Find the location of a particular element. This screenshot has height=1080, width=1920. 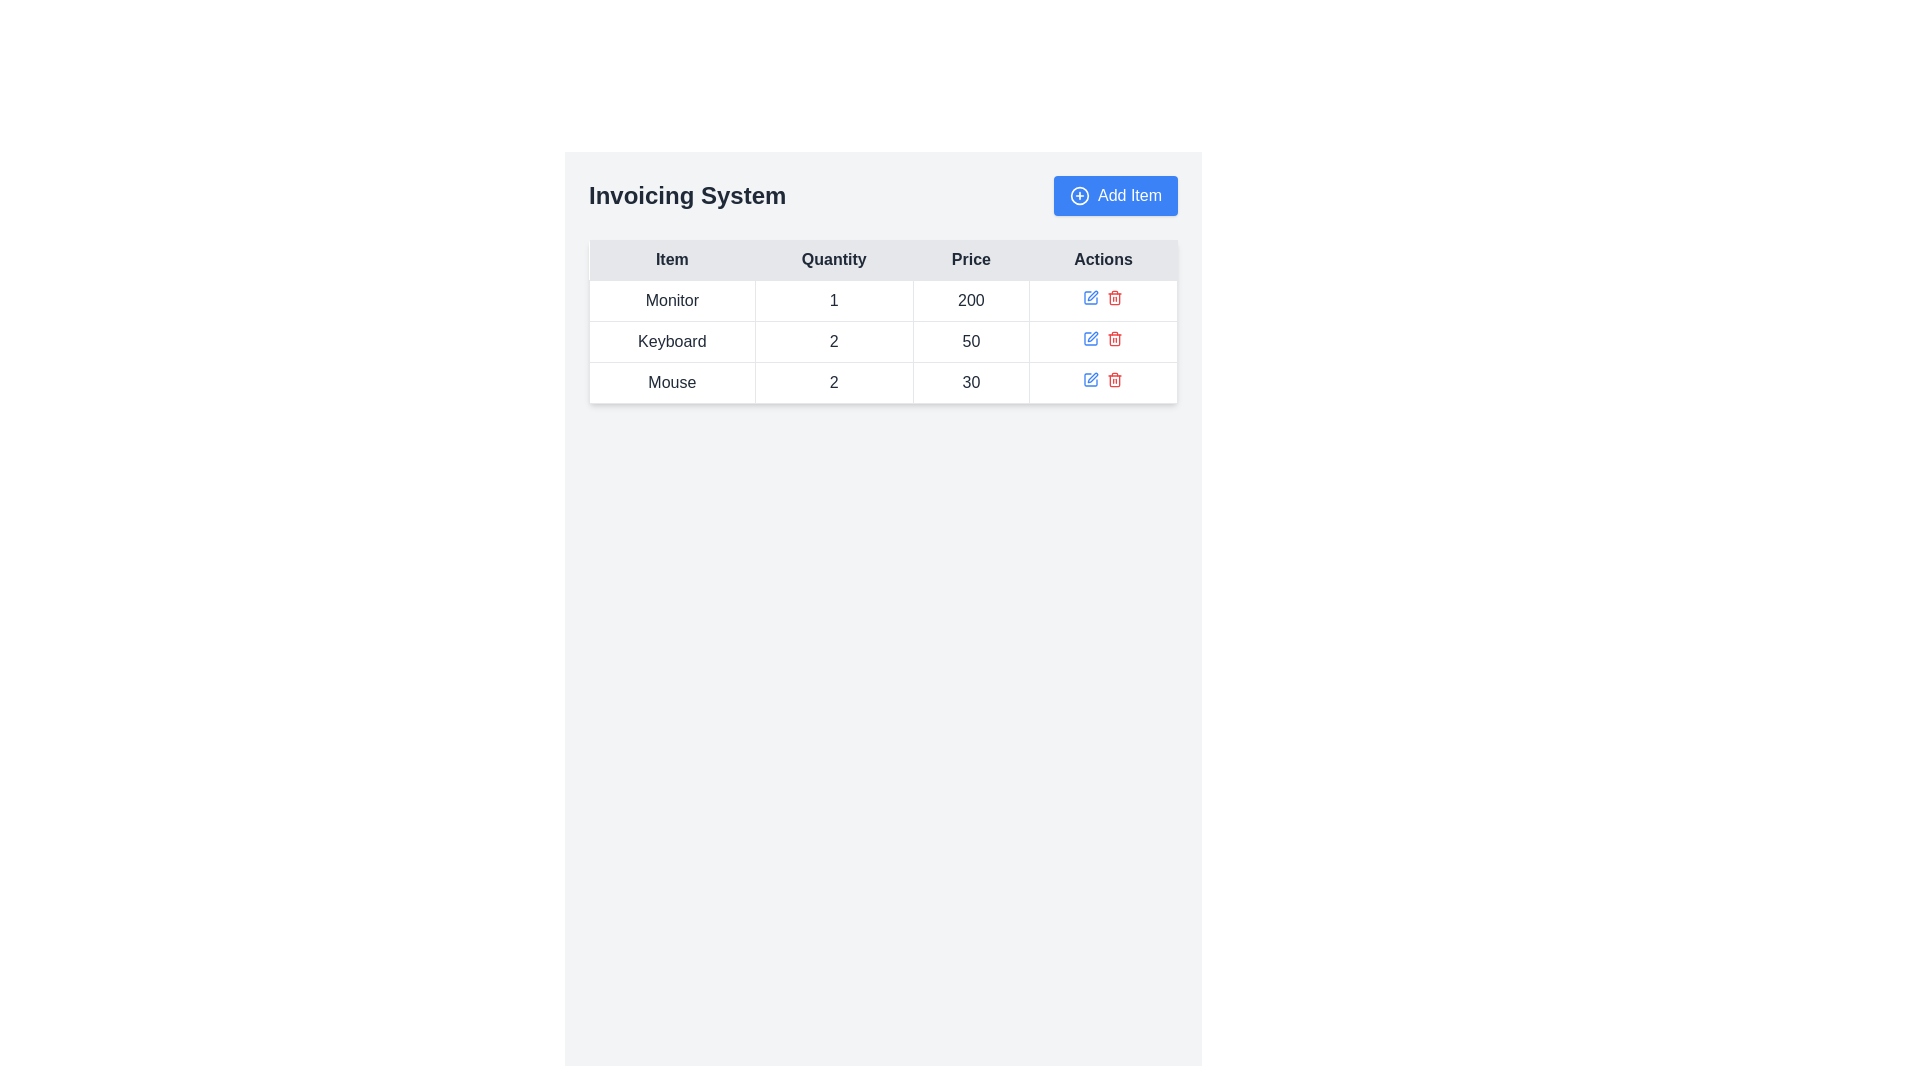

text of the Text label in the second row of the table under the 'Item' column, which serves as a label for an item in a list of products or categories is located at coordinates (672, 341).